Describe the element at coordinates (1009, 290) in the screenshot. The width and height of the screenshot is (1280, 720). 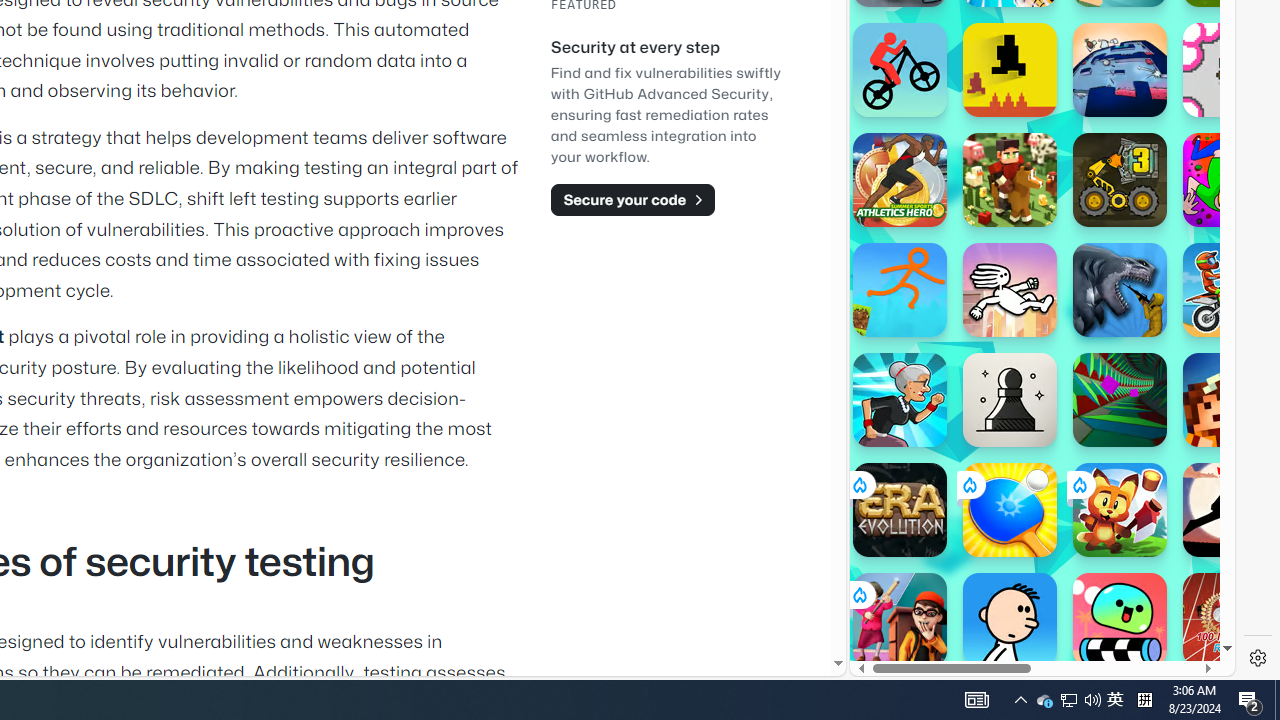
I see `'Dreadhead Parkour'` at that location.